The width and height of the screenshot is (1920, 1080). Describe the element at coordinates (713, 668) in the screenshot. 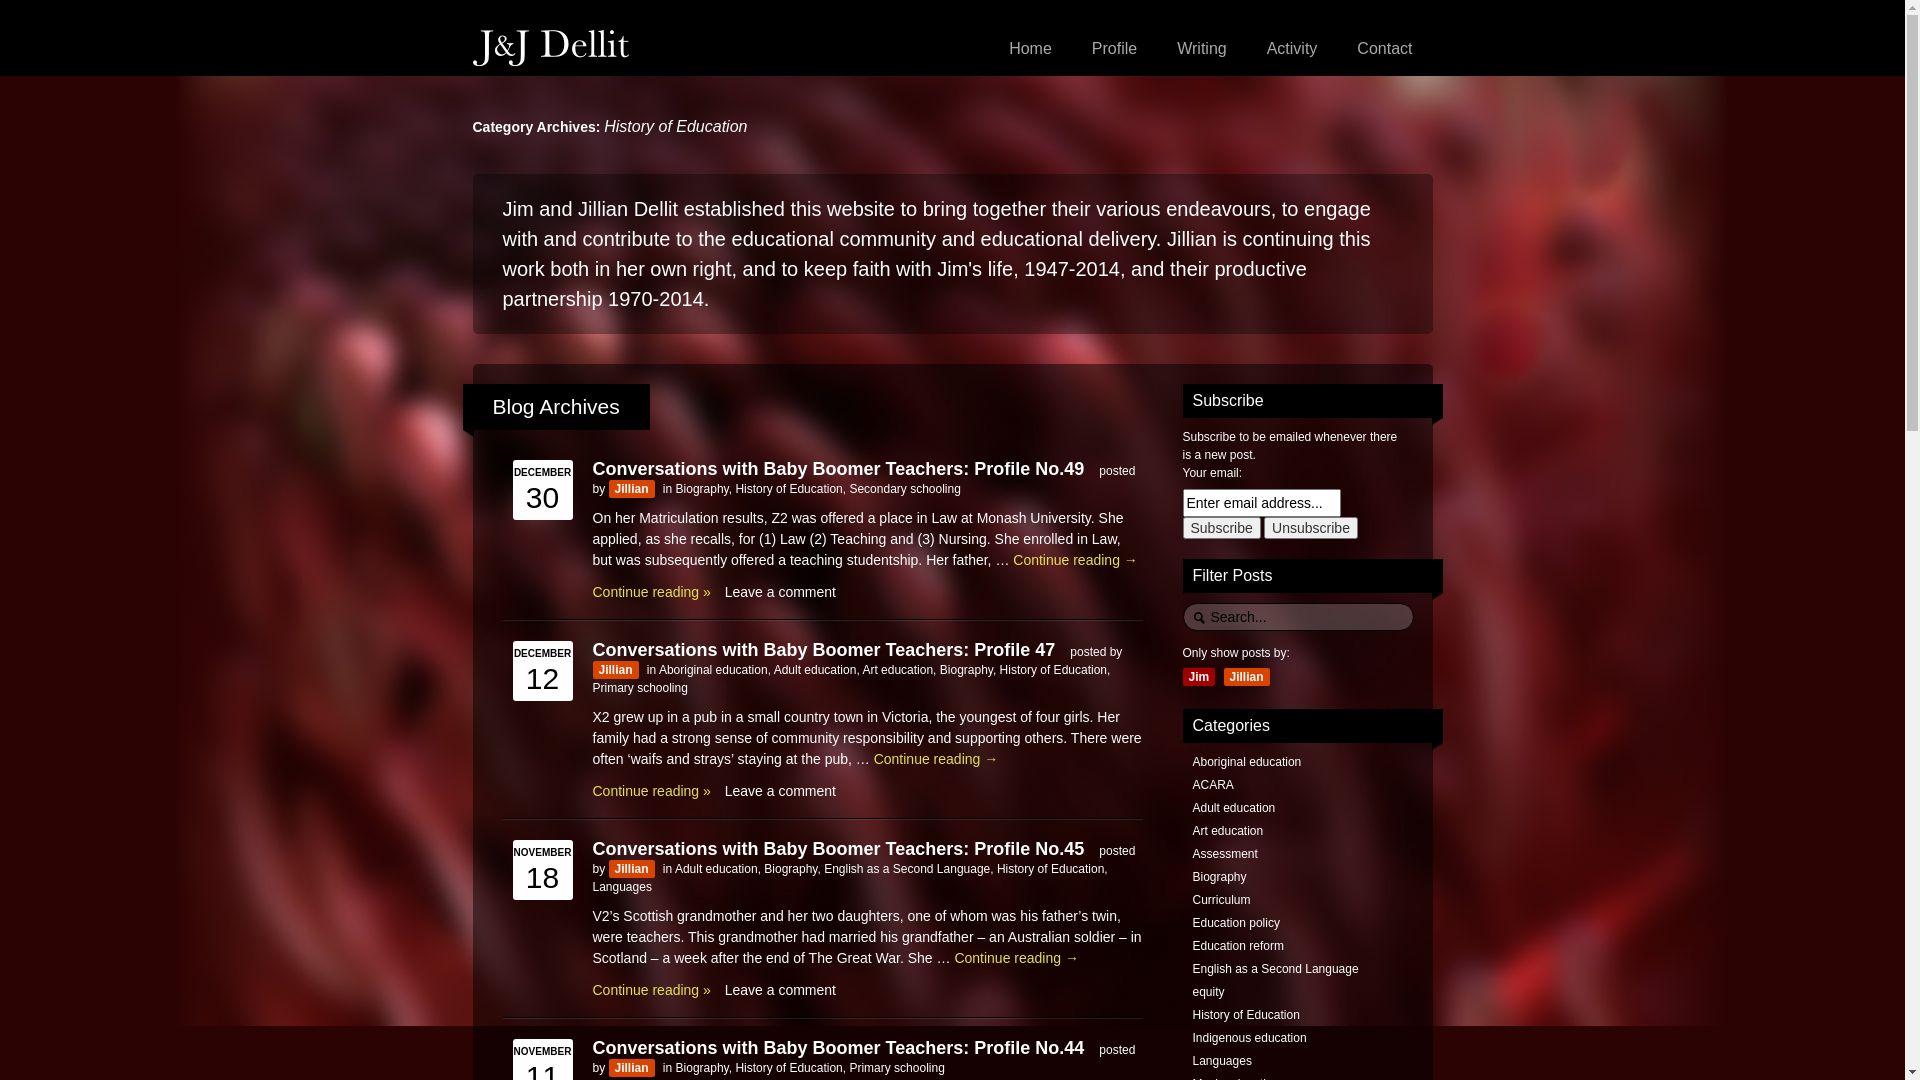

I see `'Aboriginal education'` at that location.